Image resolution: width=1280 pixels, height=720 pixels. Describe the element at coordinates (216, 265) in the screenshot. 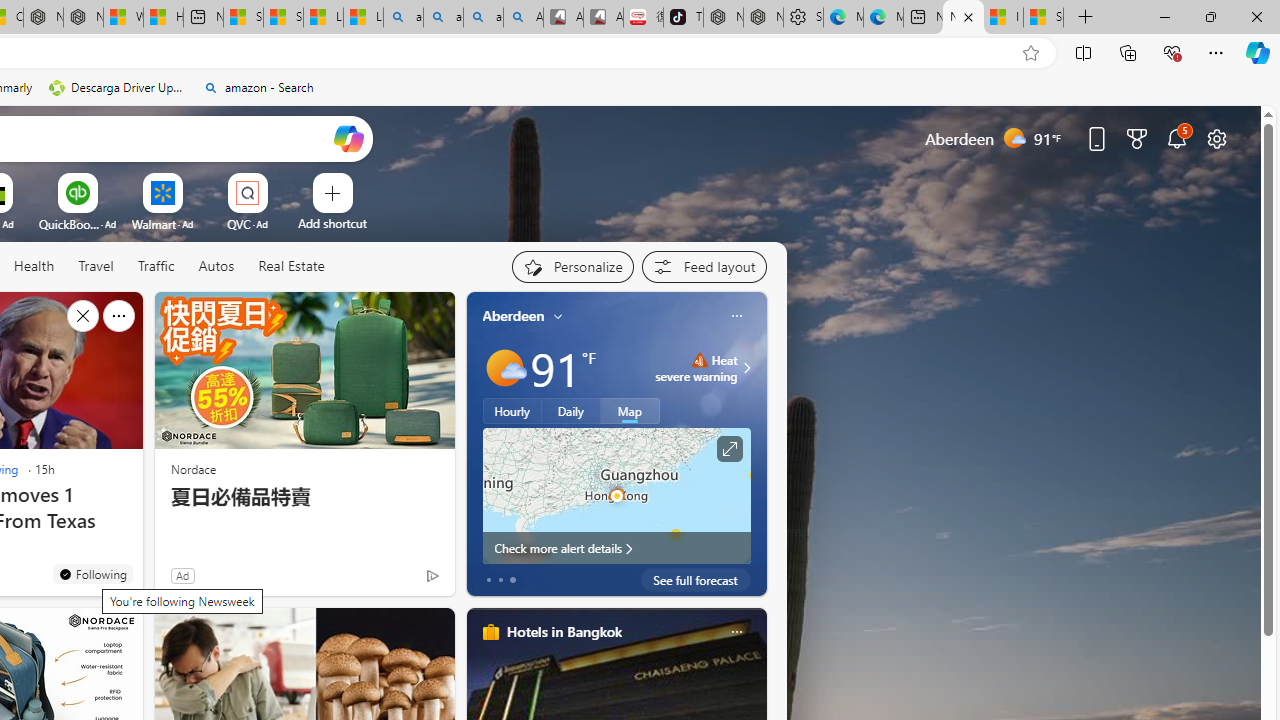

I see `'Autos'` at that location.